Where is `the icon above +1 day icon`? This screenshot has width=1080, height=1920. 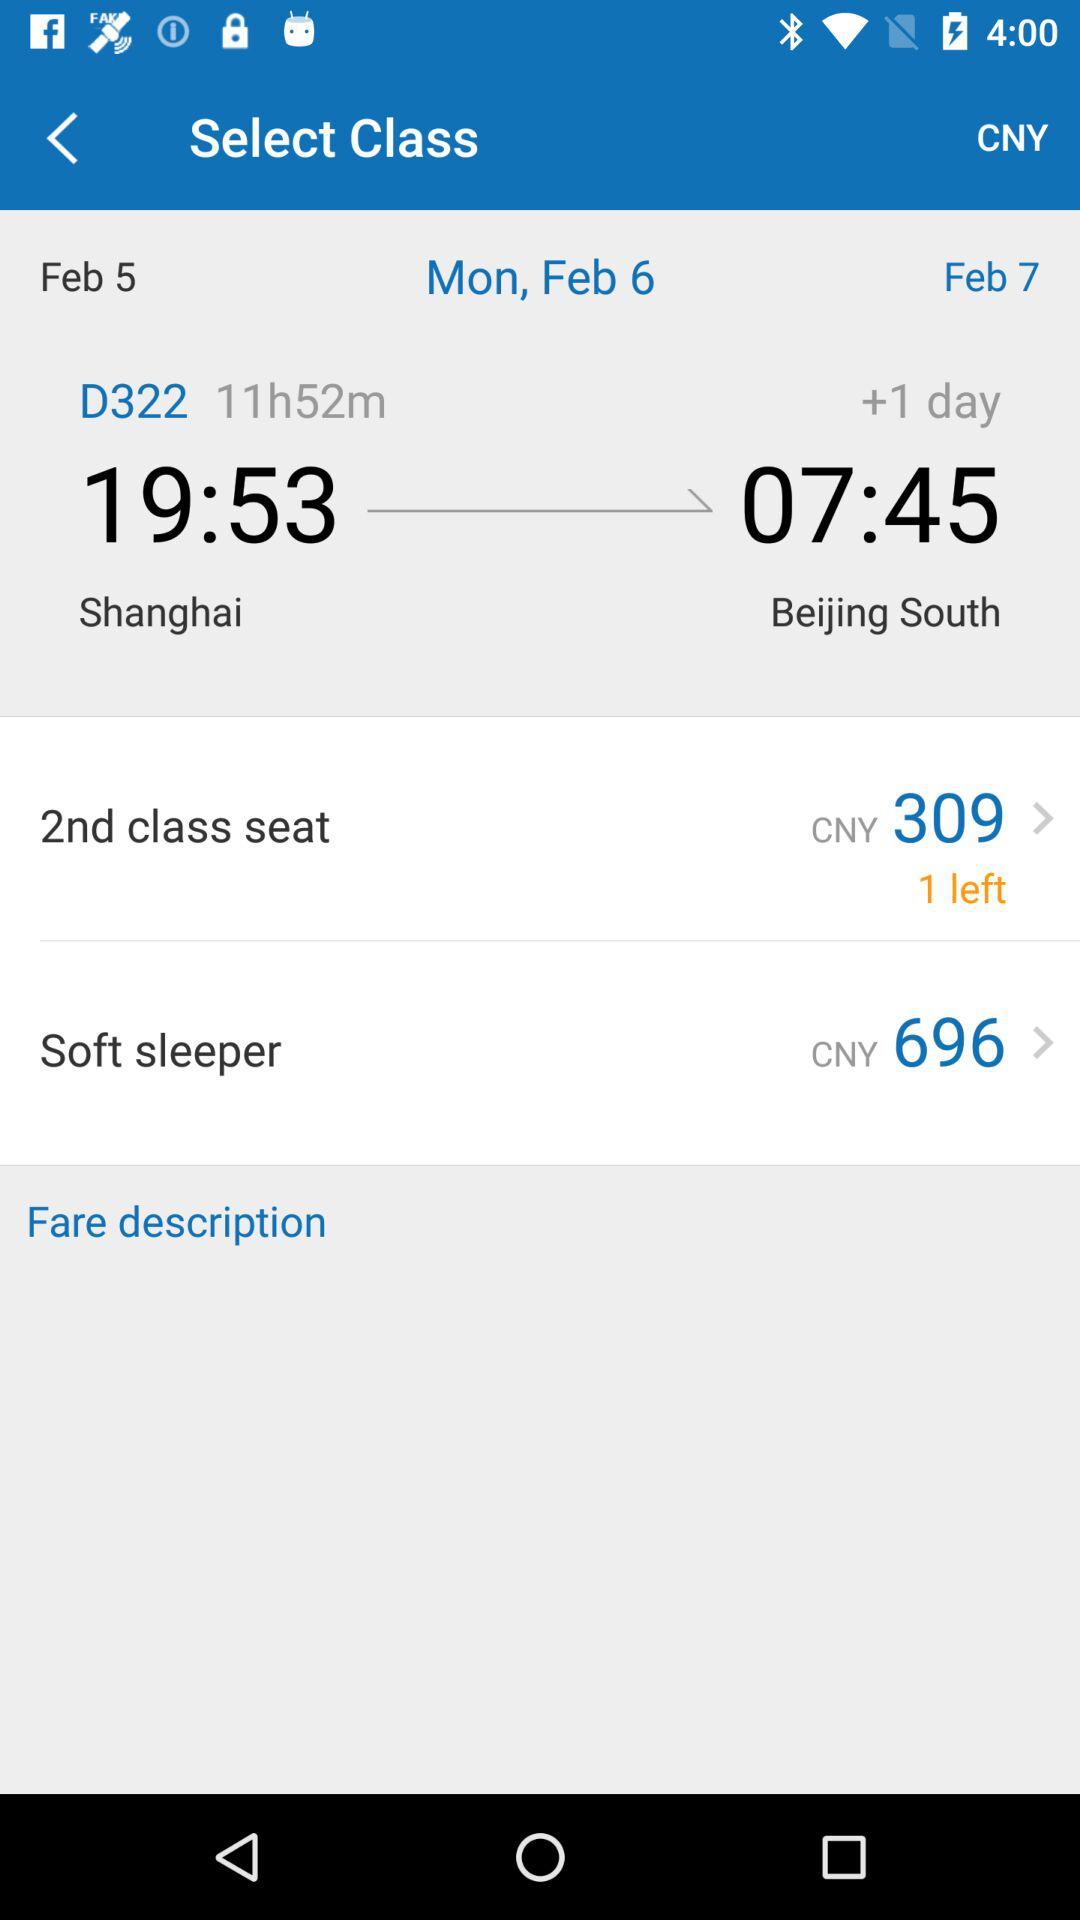
the icon above +1 day icon is located at coordinates (945, 274).